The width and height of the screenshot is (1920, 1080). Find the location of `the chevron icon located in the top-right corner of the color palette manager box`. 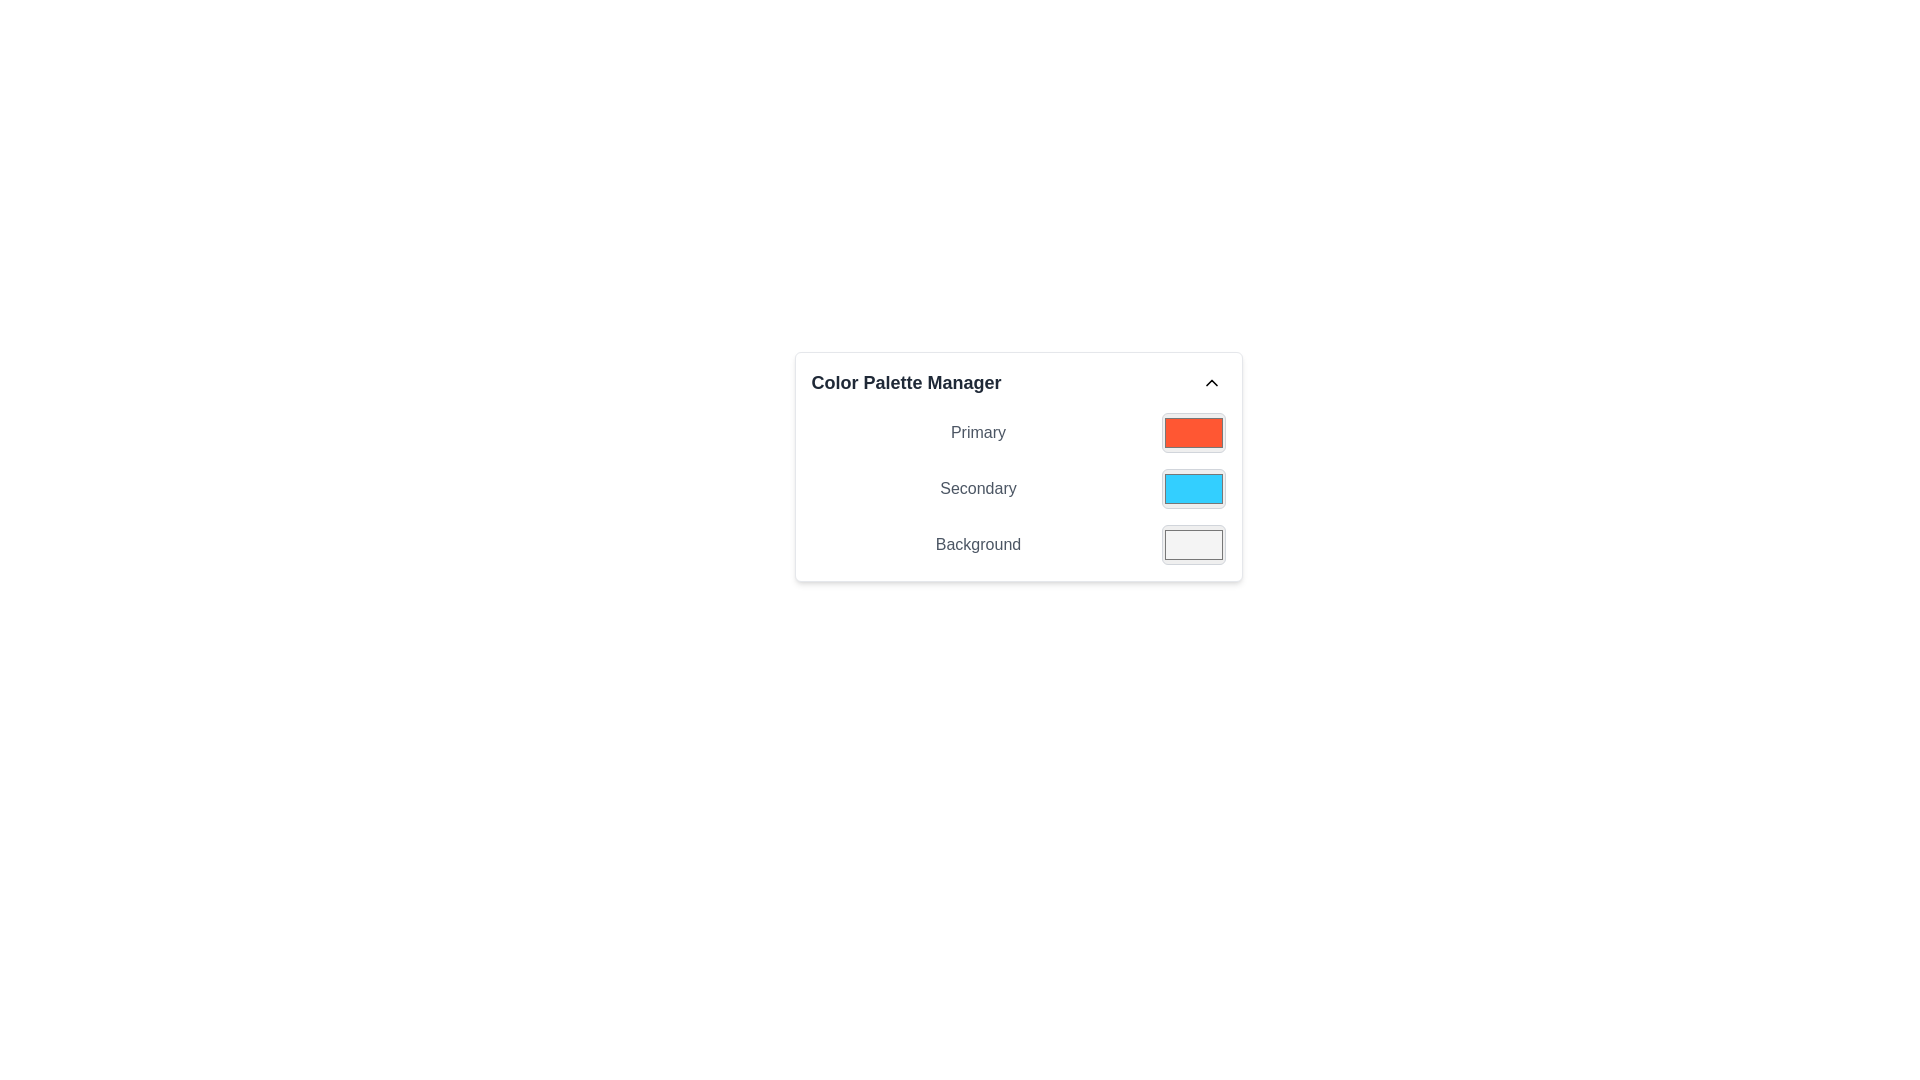

the chevron icon located in the top-right corner of the color palette manager box is located at coordinates (1210, 382).